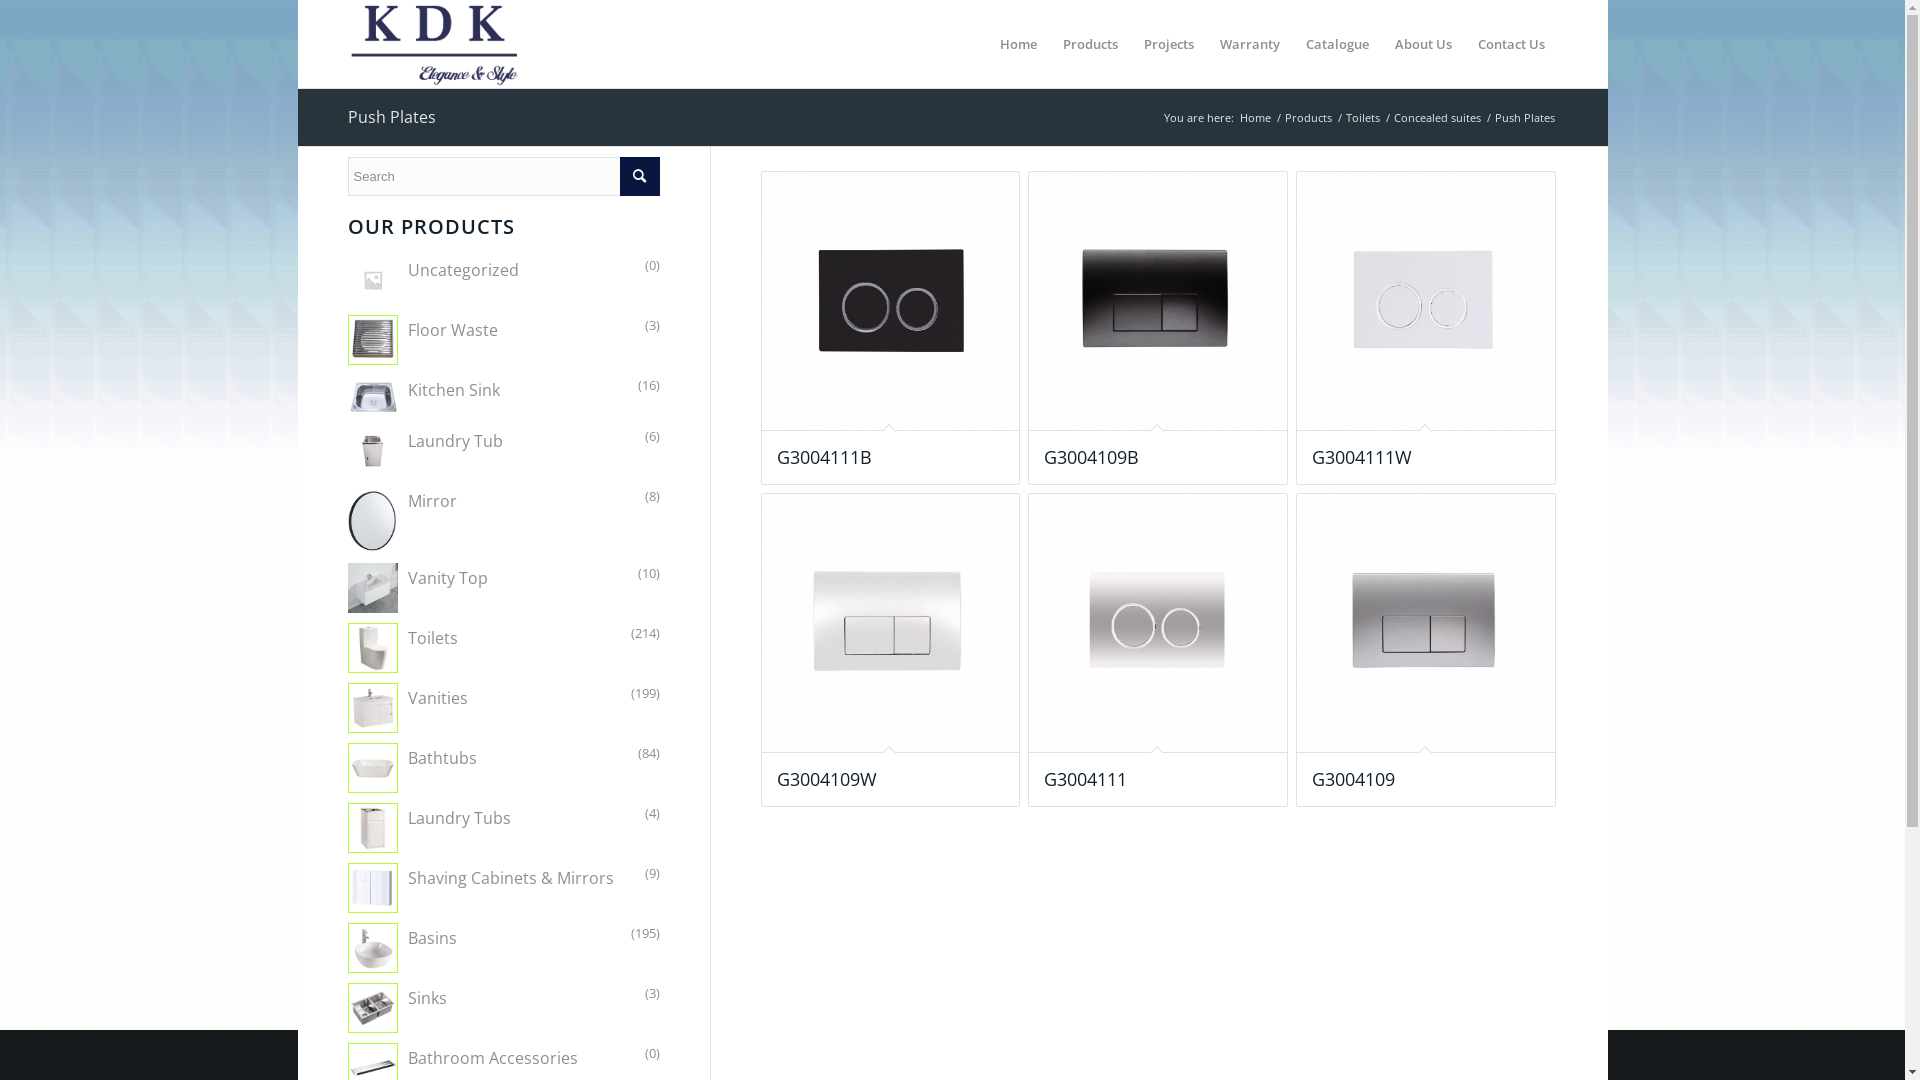  Describe the element at coordinates (373, 707) in the screenshot. I see `'Vanities'` at that location.